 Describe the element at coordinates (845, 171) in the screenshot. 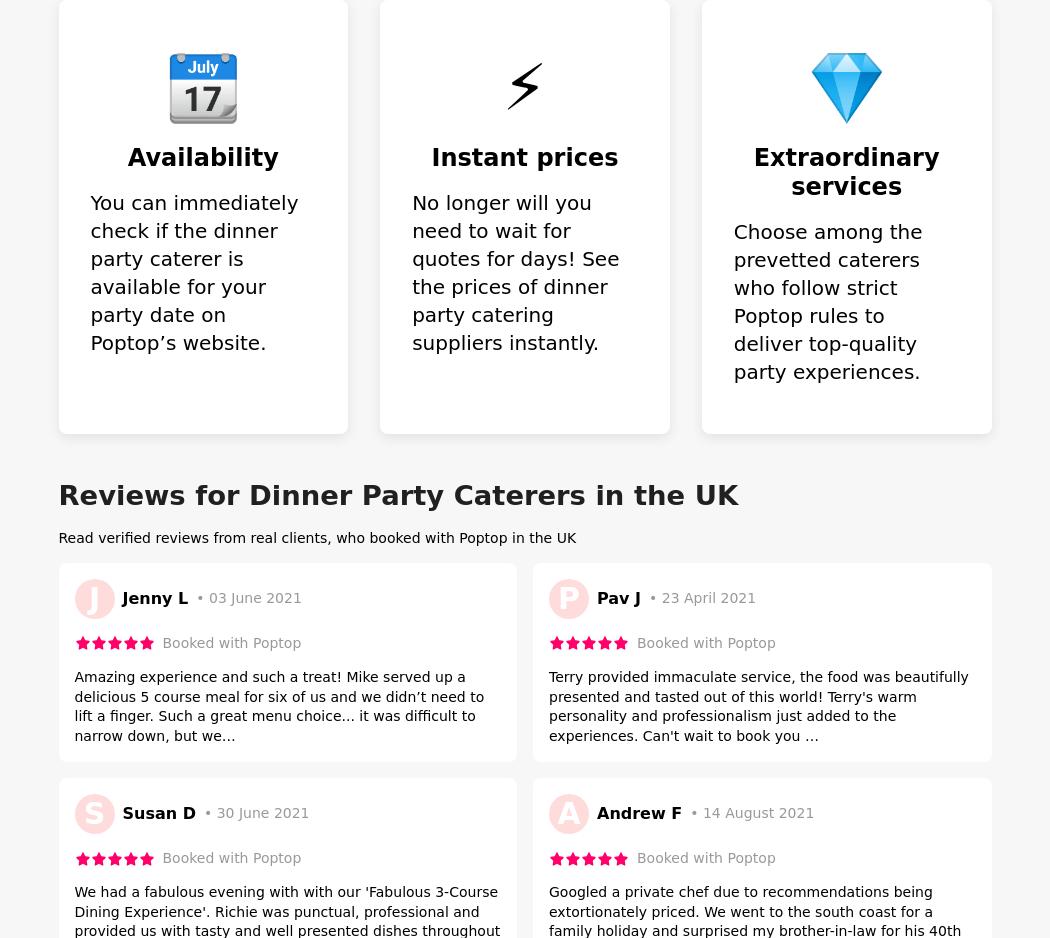

I see `'Extraordinary services'` at that location.